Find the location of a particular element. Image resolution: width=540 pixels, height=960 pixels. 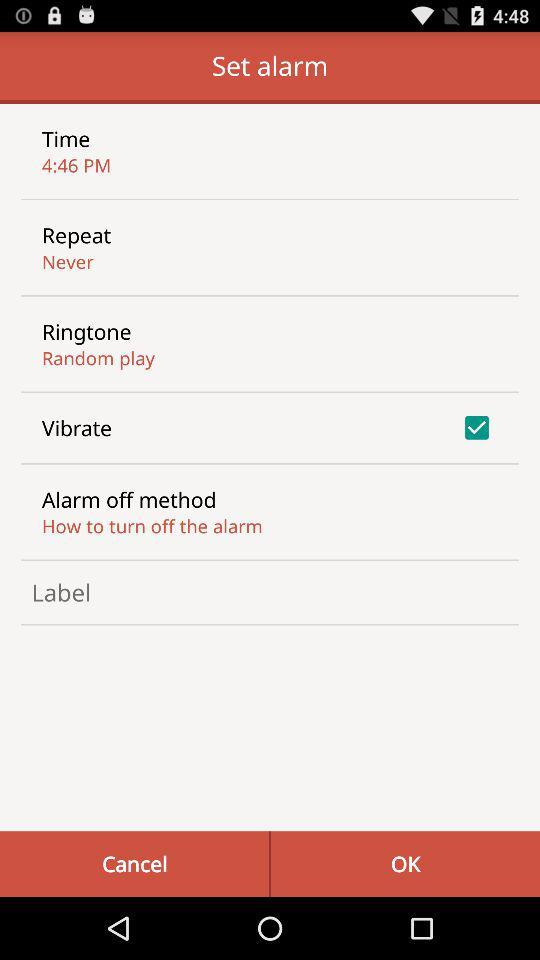

app below never item is located at coordinates (85, 331).